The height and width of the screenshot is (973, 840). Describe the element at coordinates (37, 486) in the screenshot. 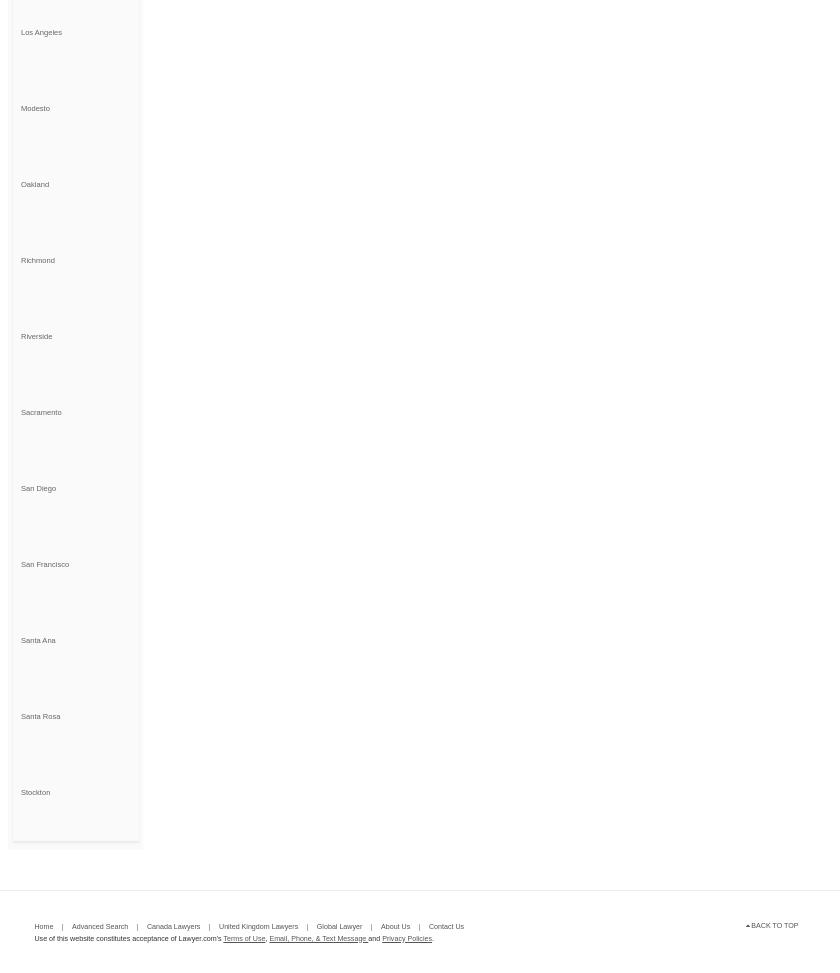

I see `'San Diego'` at that location.